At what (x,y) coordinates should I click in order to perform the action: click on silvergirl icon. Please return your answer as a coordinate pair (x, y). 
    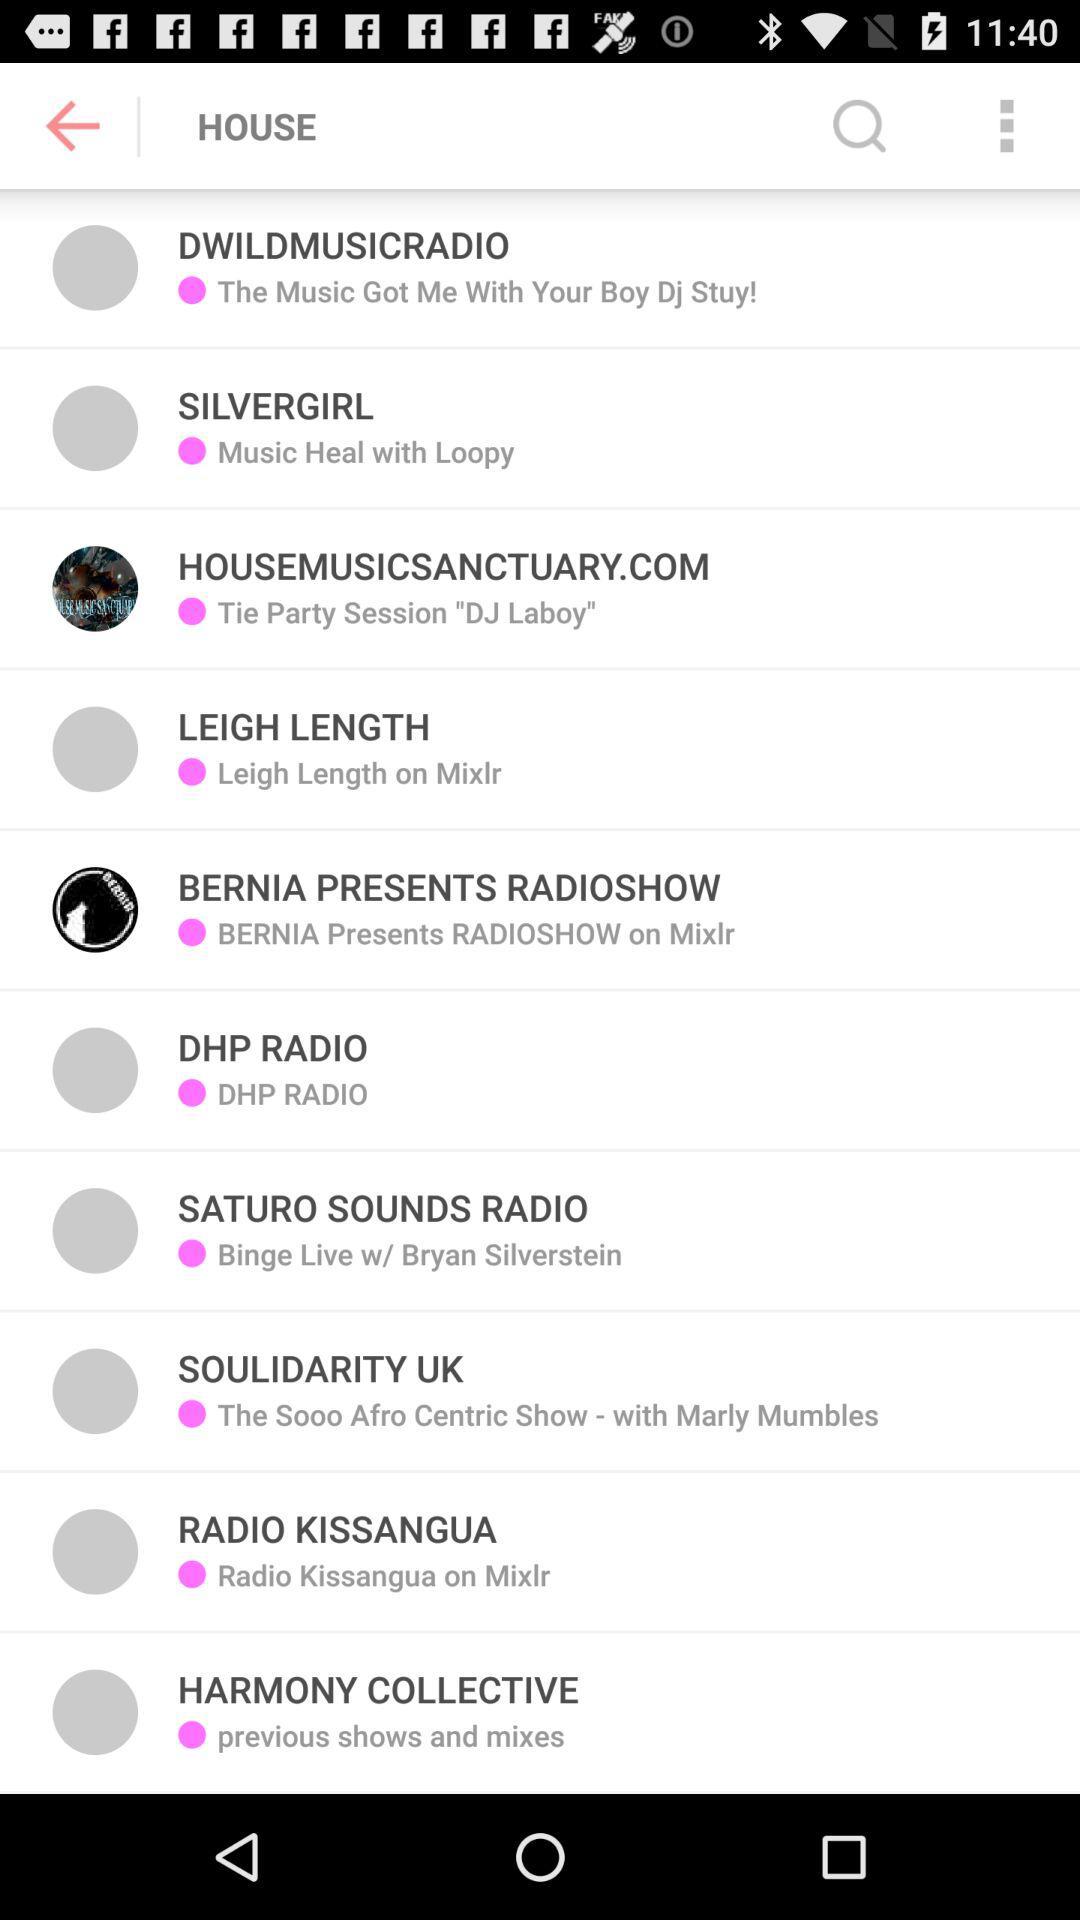
    Looking at the image, I should click on (276, 394).